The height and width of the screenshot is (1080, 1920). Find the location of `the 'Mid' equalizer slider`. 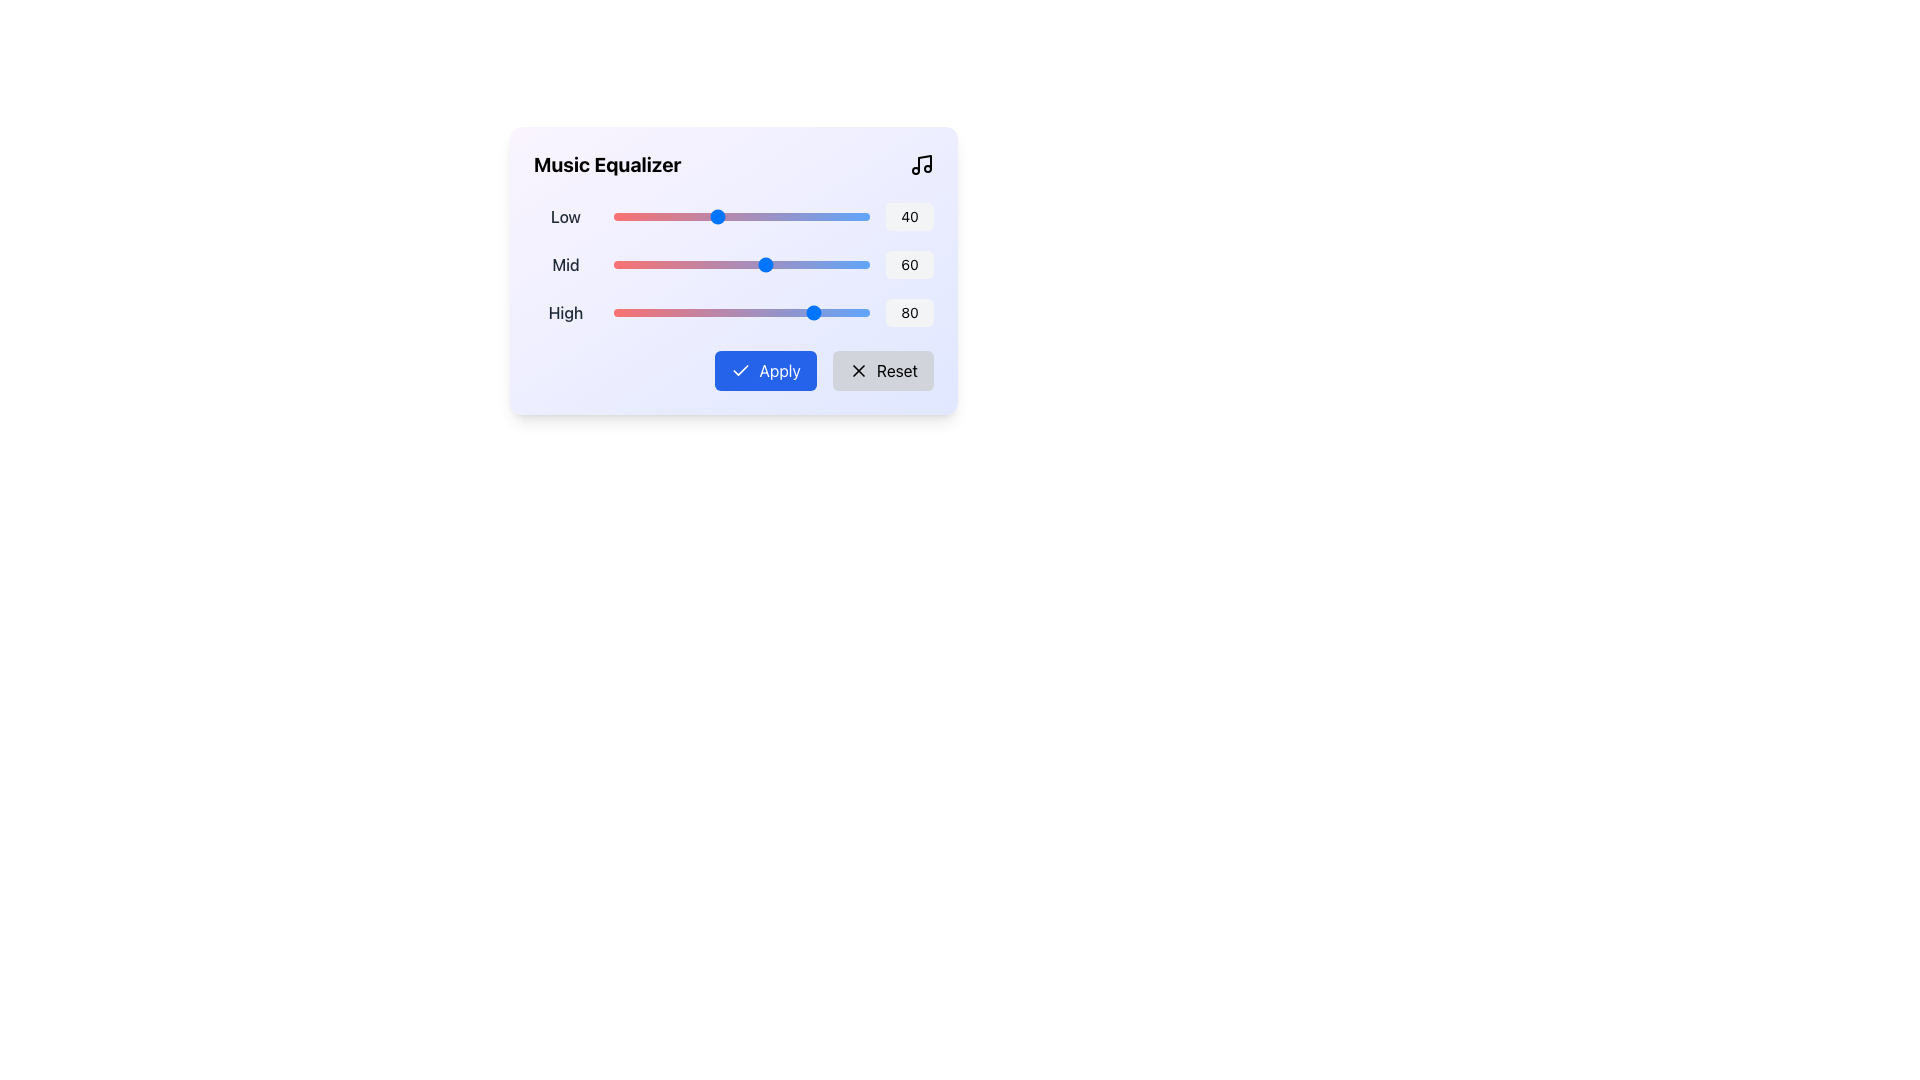

the 'Mid' equalizer slider is located at coordinates (667, 264).